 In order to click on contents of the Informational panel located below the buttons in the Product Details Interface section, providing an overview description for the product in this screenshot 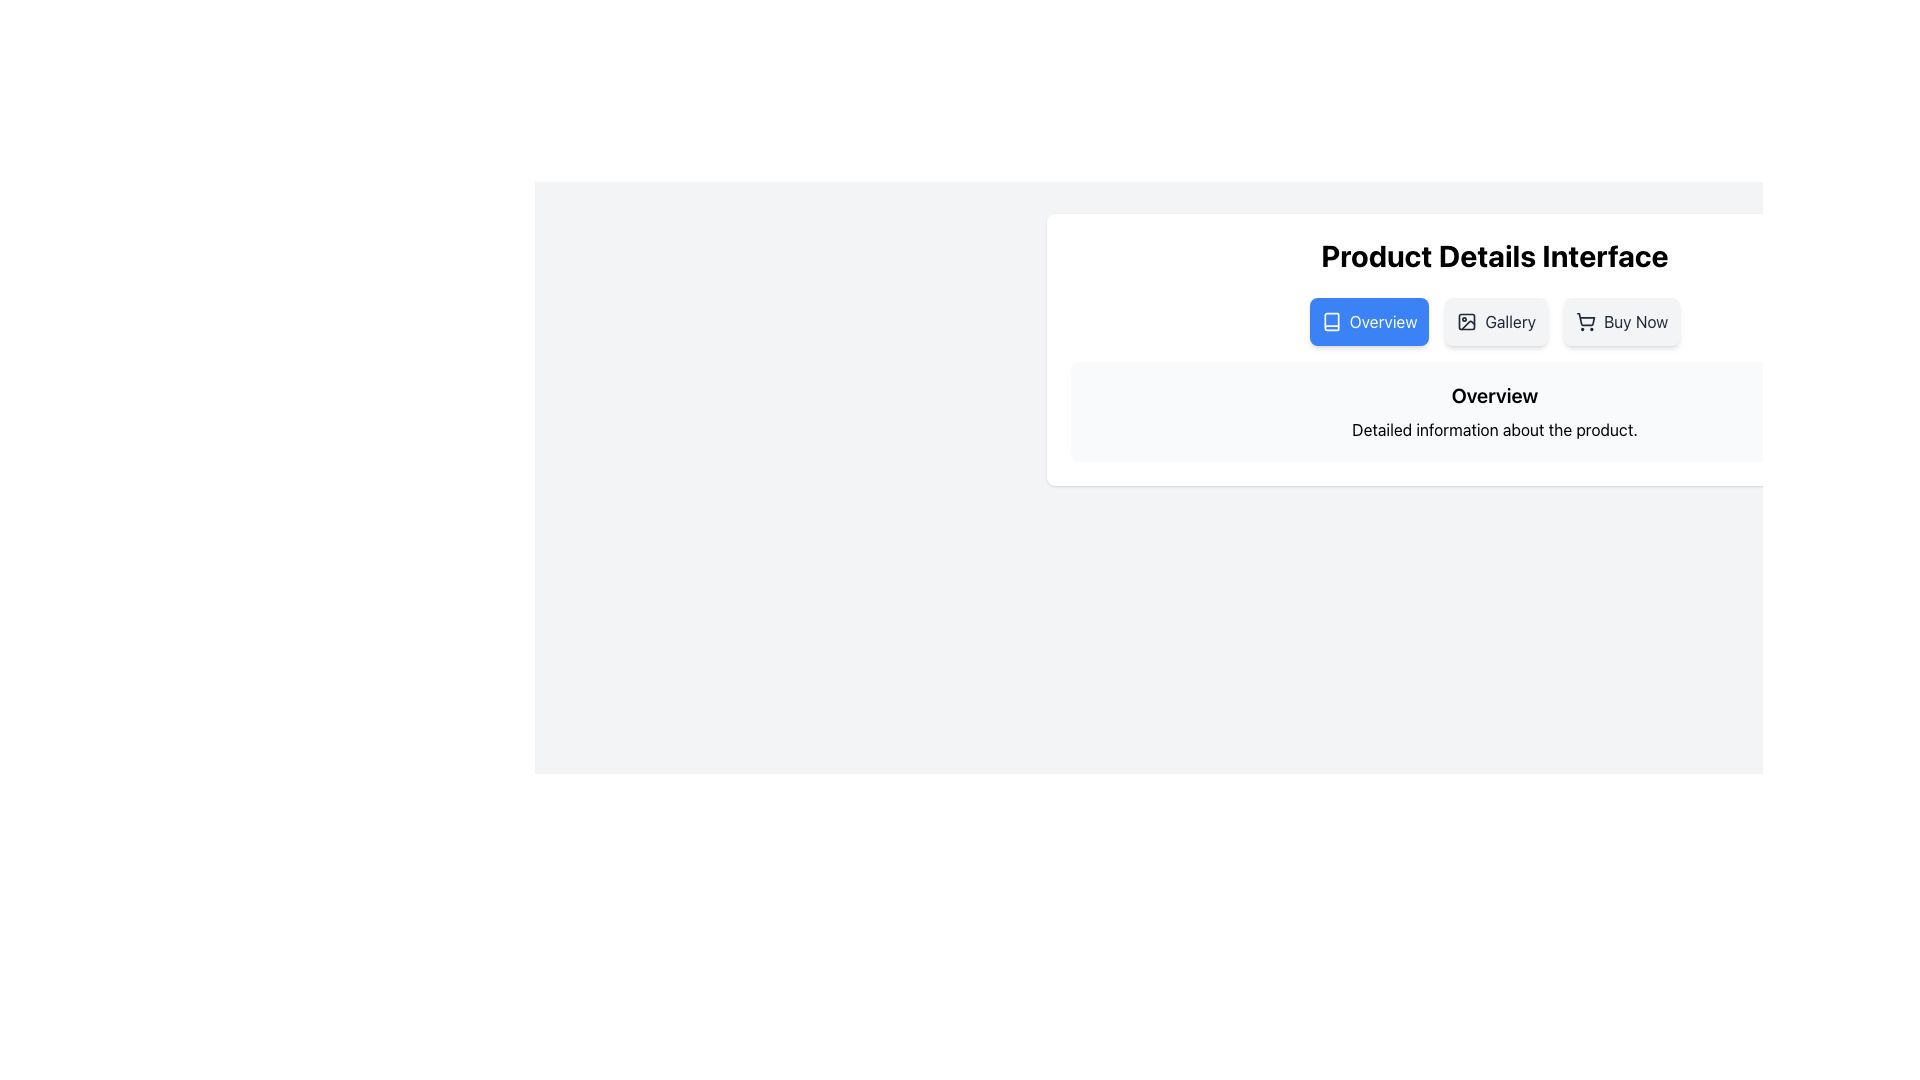, I will do `click(1494, 411)`.